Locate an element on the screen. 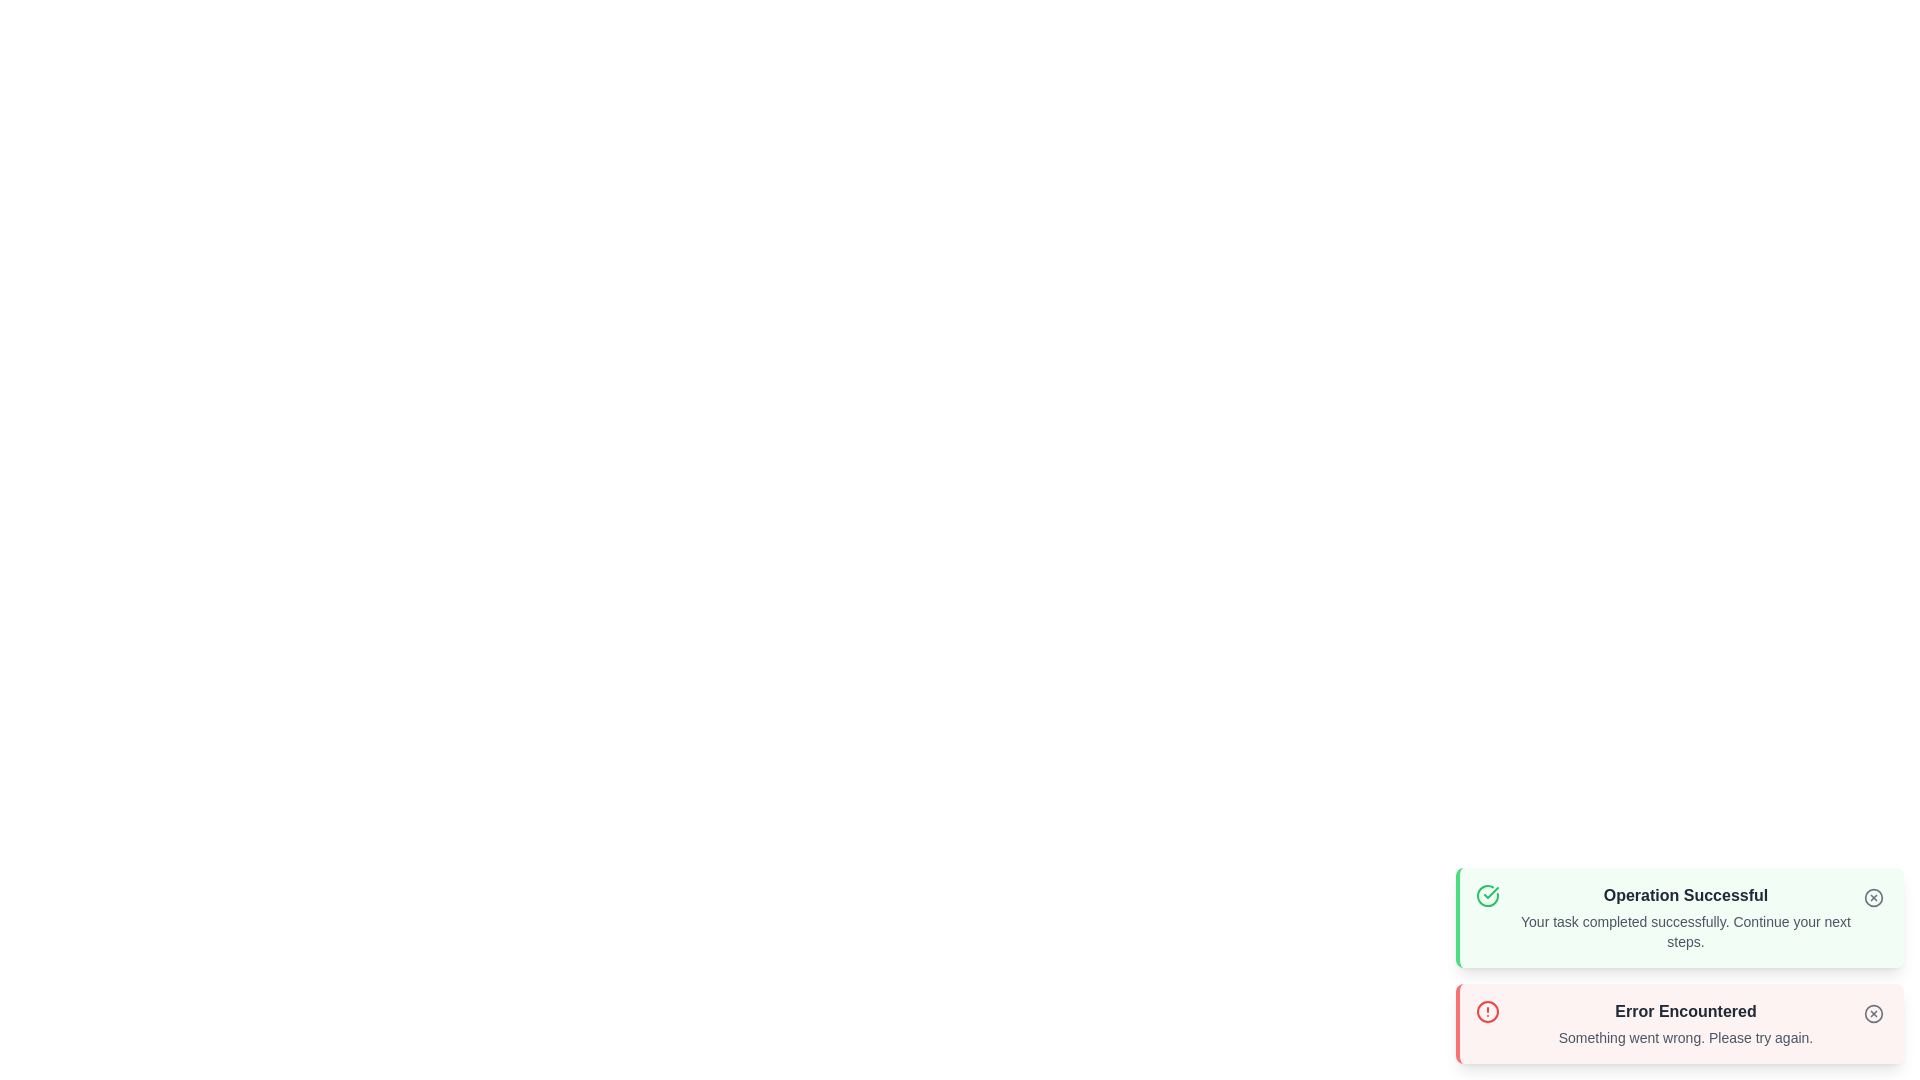  the circular button with a cross icon located in the top-right corner of the 'Operation Successful' alert box is located at coordinates (1872, 897).